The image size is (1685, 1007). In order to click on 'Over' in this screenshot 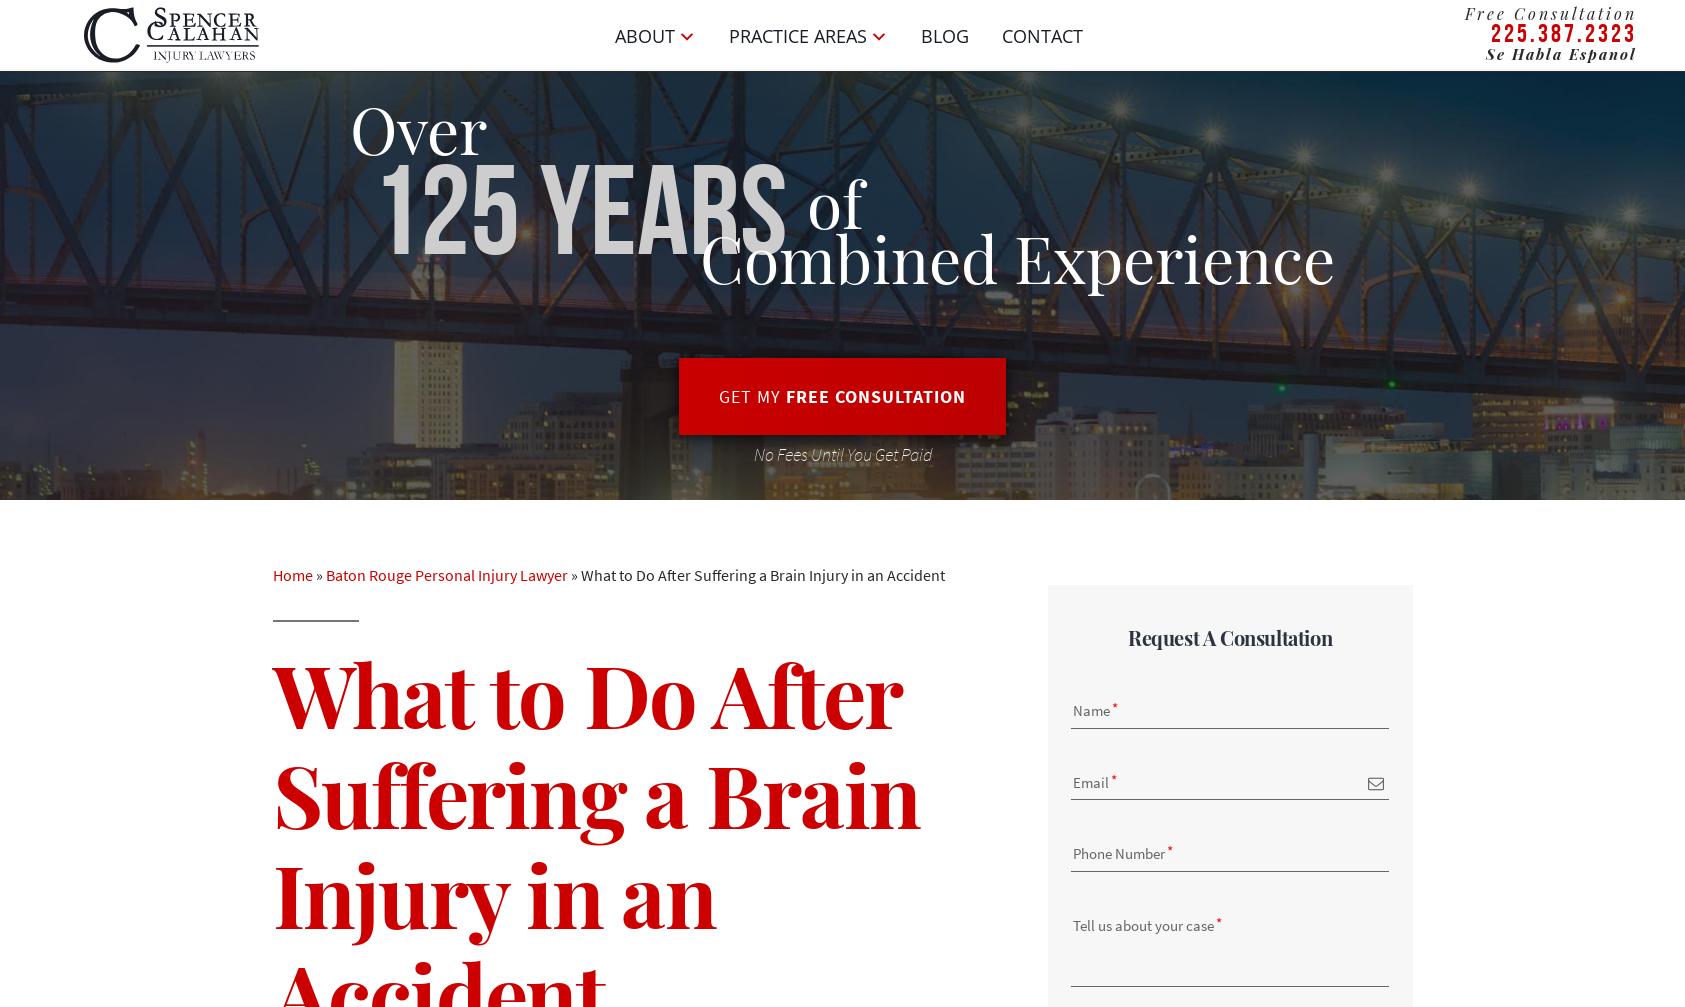, I will do `click(417, 128)`.